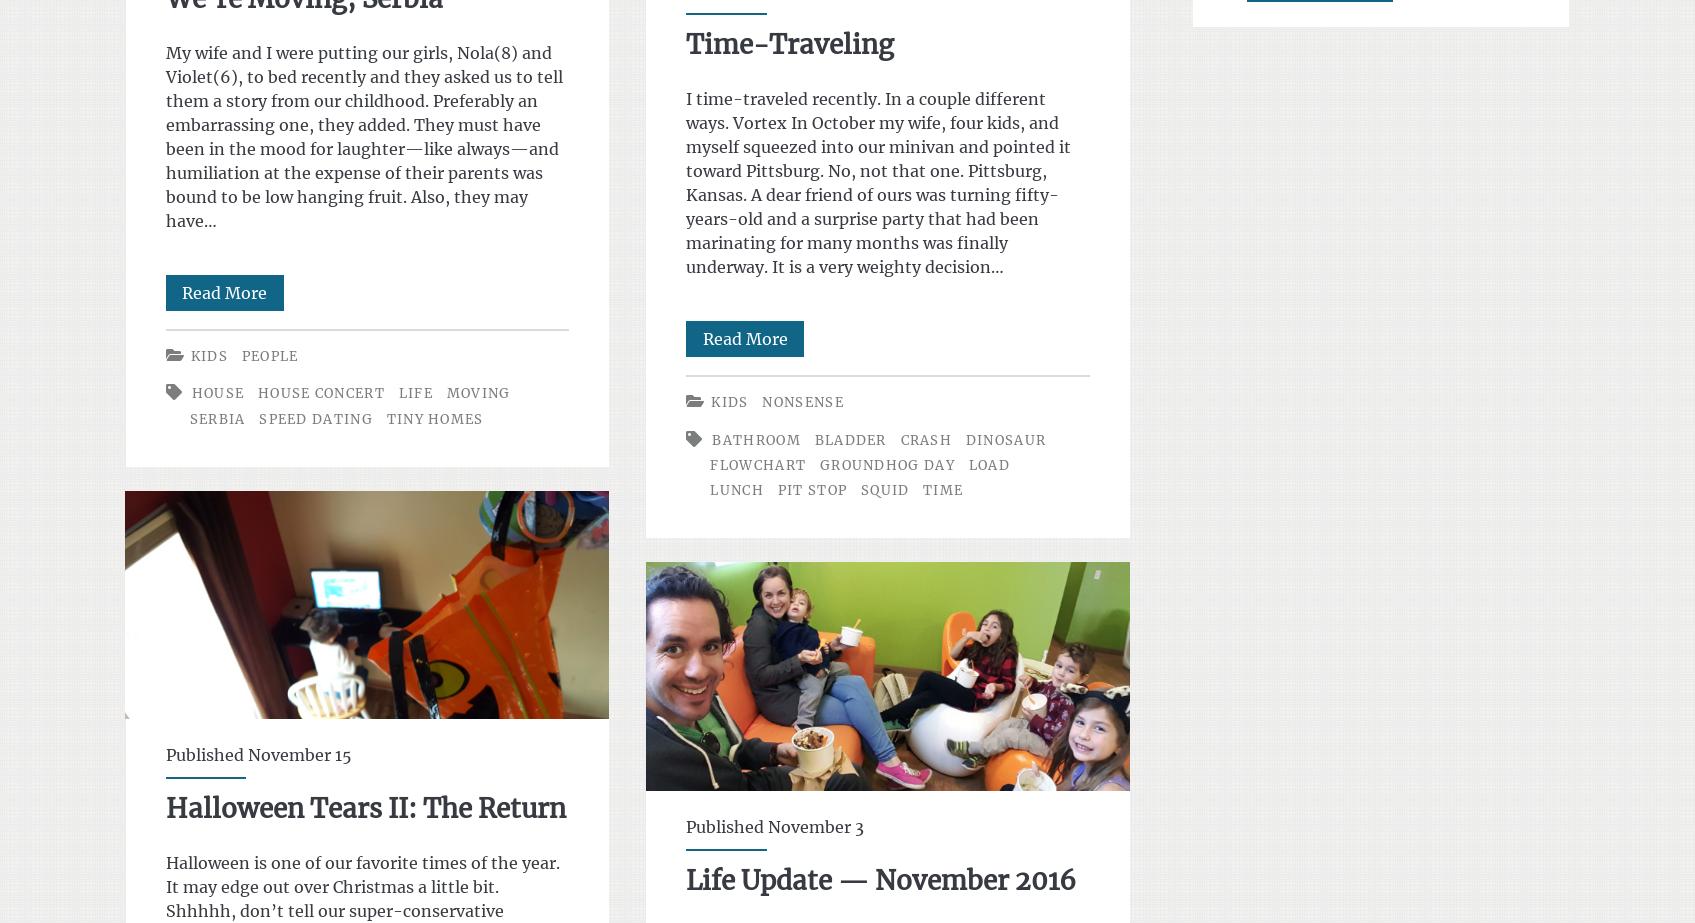 The height and width of the screenshot is (923, 1695). I want to click on 'My wife and I were putting our girls, Nola(8) and Violet(6), to bed recently and they asked us to tell them a story from our childhood. Preferably an embarrassing one, they added. They must have been in the mood for laughter—like always—and humiliation at the expense of their parents was bound to be low hanging fruit. Also, they may have…', so click(362, 136).